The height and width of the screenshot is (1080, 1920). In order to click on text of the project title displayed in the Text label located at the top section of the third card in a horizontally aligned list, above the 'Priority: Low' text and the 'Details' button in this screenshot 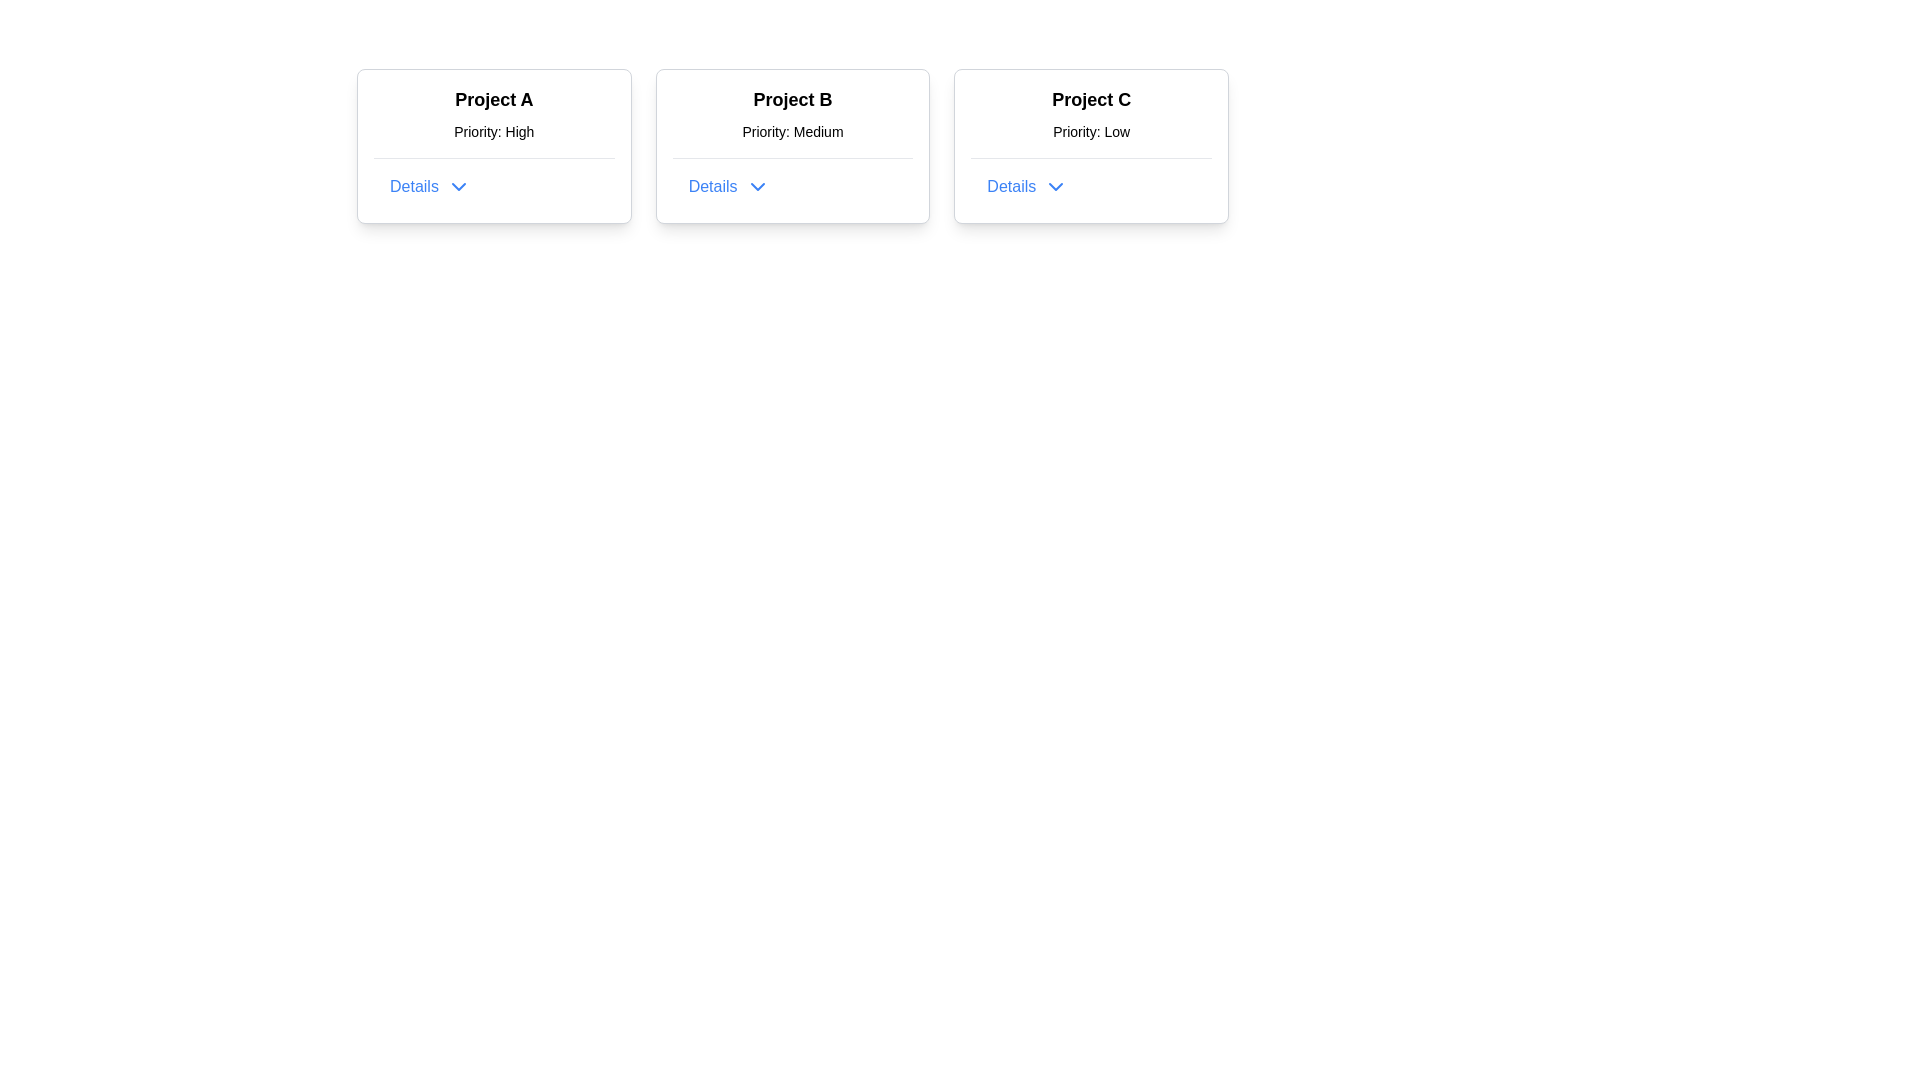, I will do `click(1090, 100)`.